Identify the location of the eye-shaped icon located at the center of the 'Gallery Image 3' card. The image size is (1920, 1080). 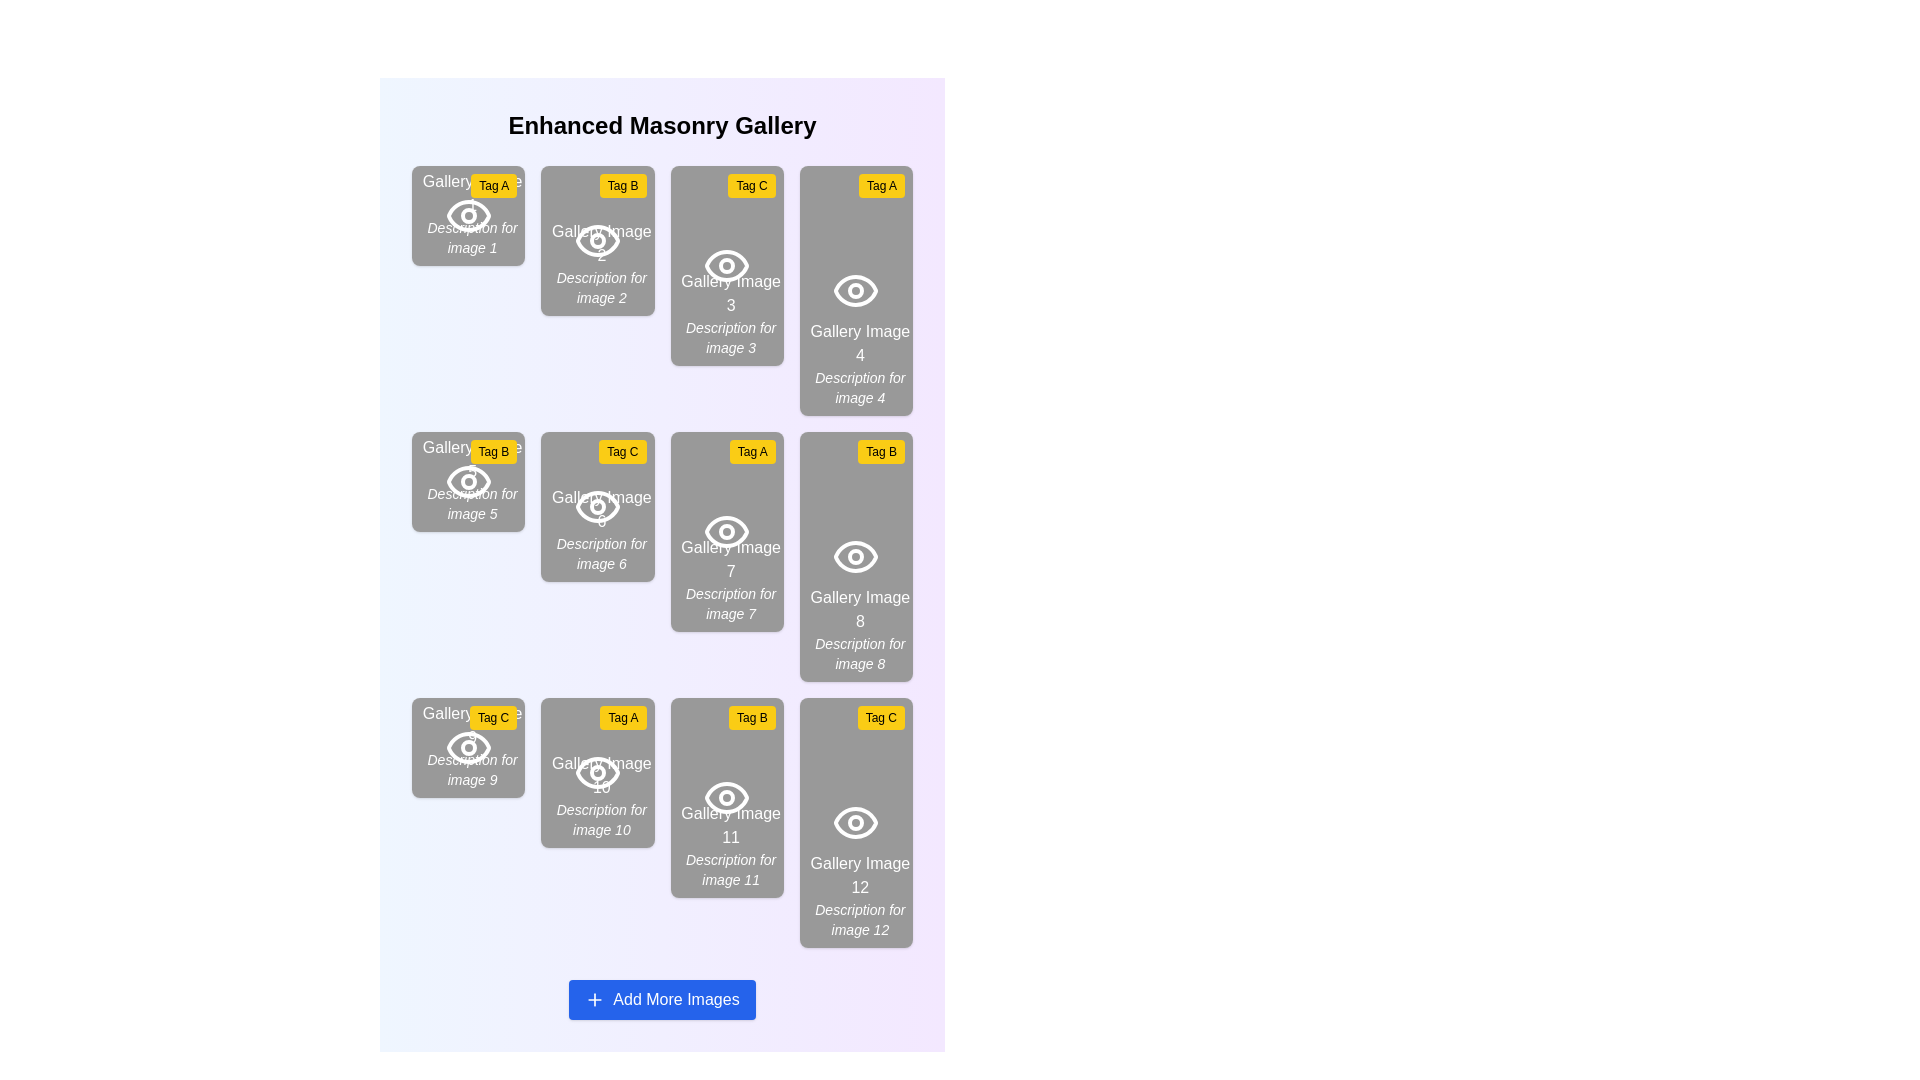
(726, 265).